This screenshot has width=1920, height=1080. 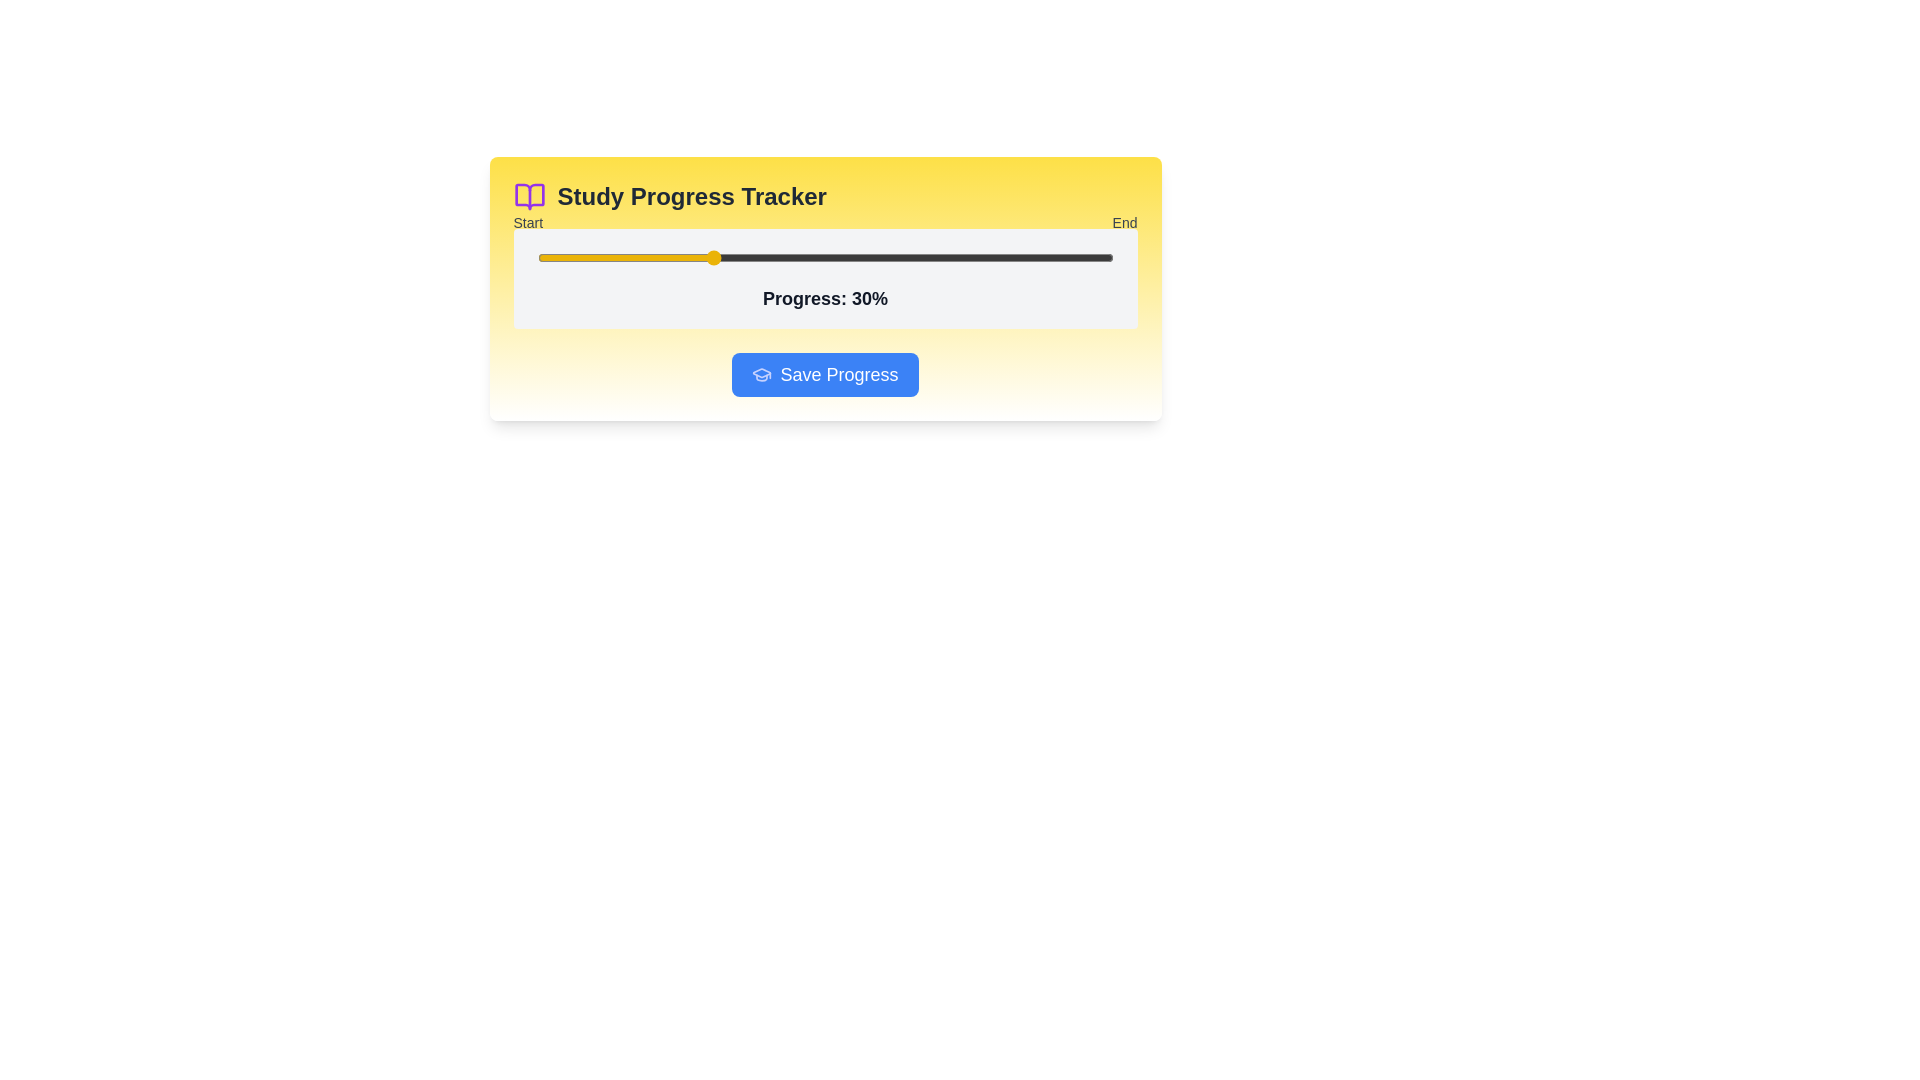 What do you see at coordinates (1054, 257) in the screenshot?
I see `the progress slider to set progress to 90%` at bounding box center [1054, 257].